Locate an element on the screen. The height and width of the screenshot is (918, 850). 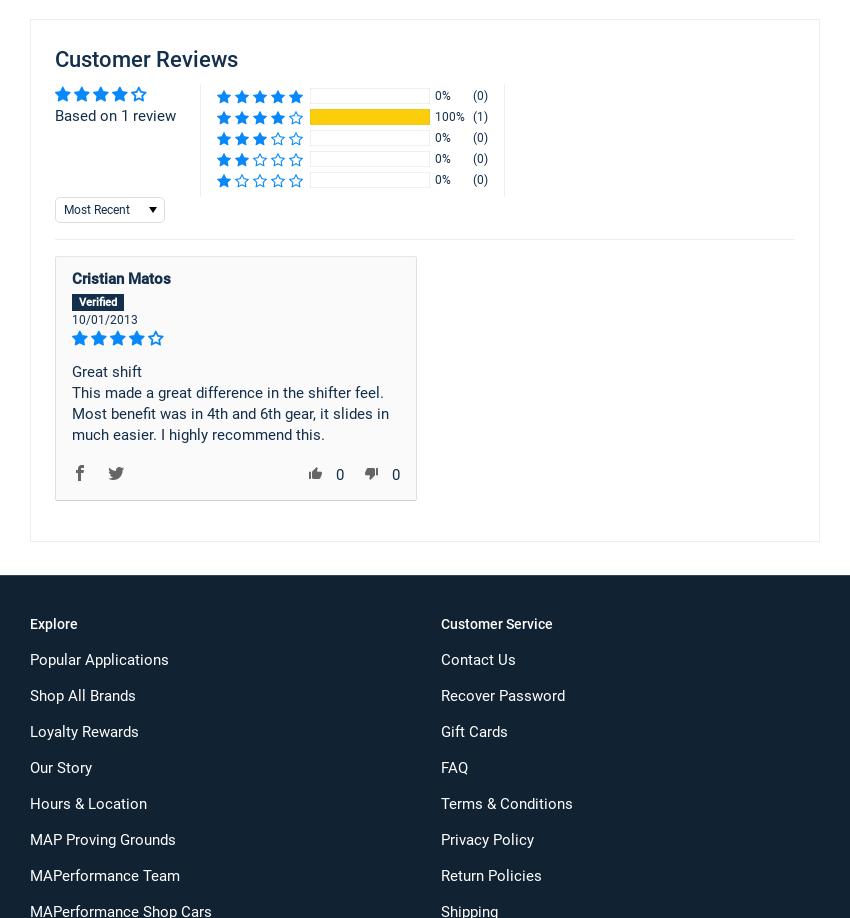
'Our Story' is located at coordinates (61, 767).